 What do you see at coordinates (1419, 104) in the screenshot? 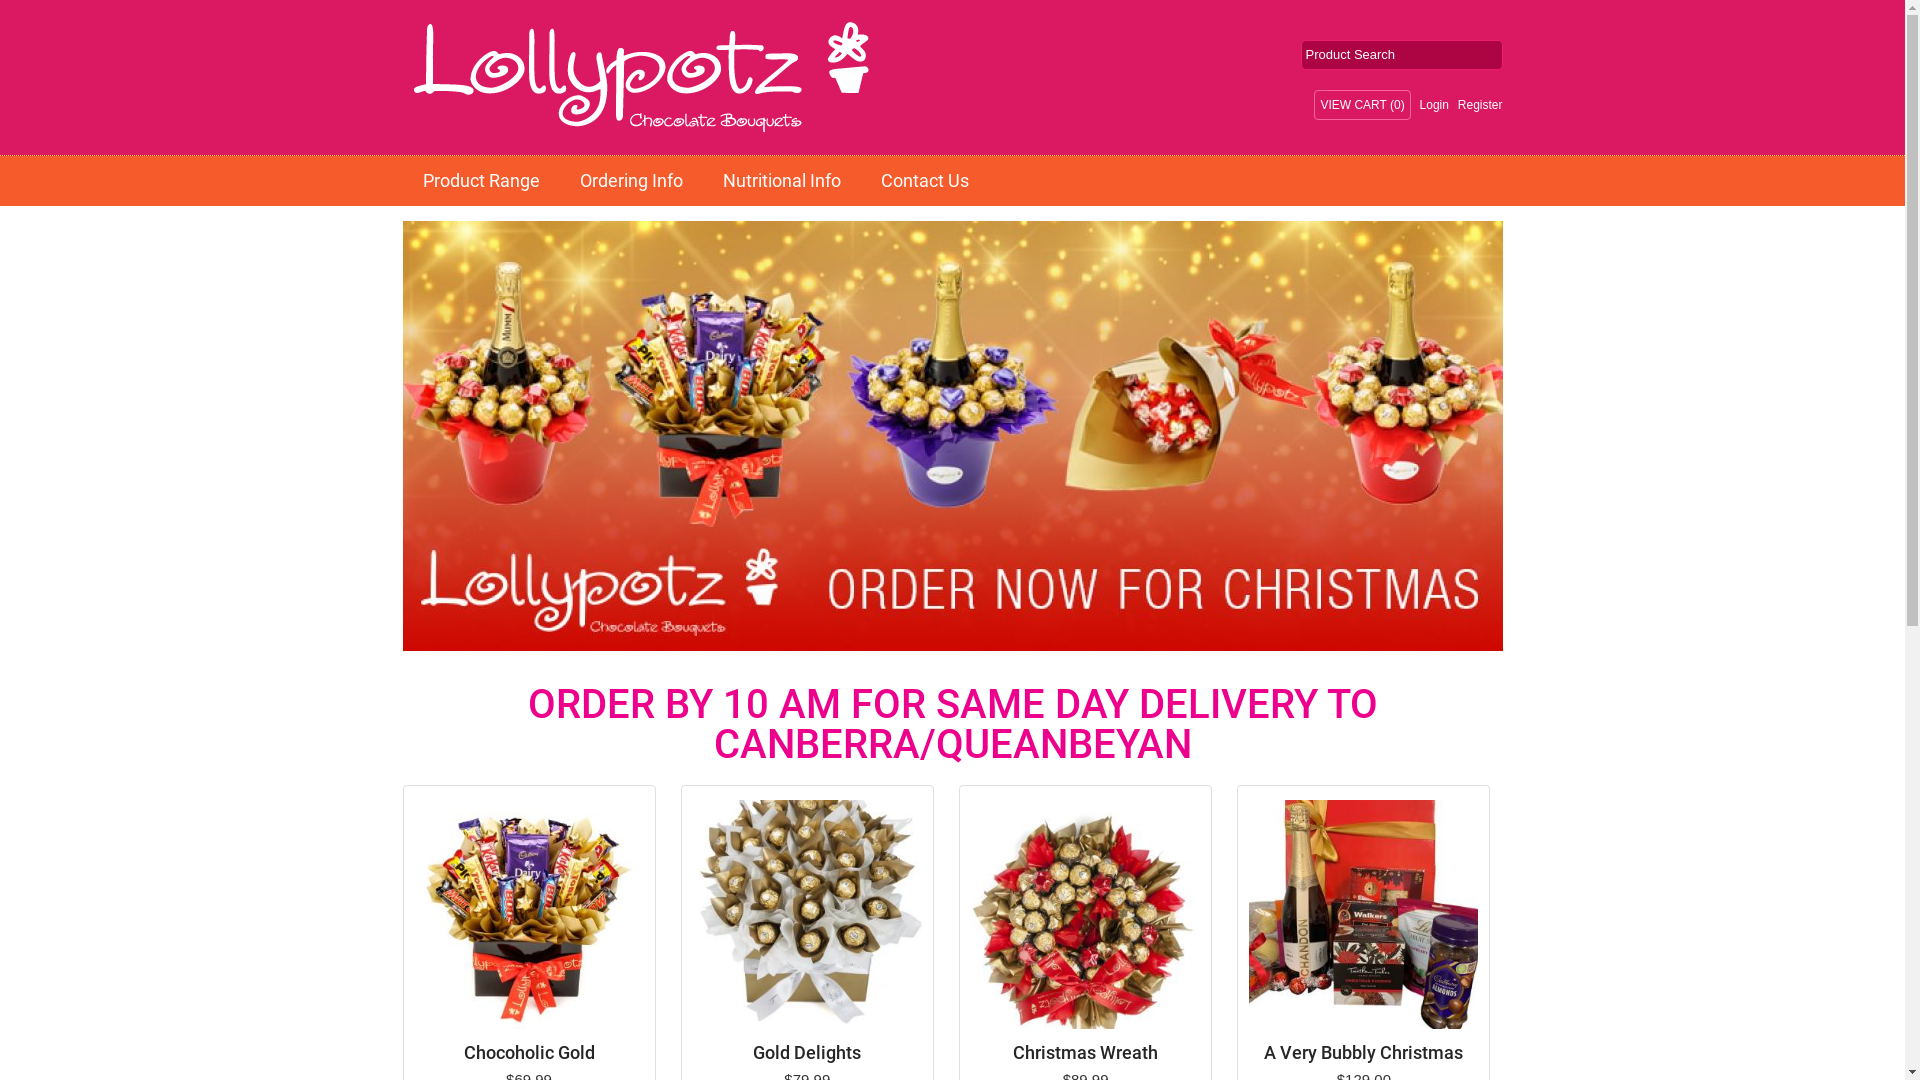
I see `'Login'` at bounding box center [1419, 104].